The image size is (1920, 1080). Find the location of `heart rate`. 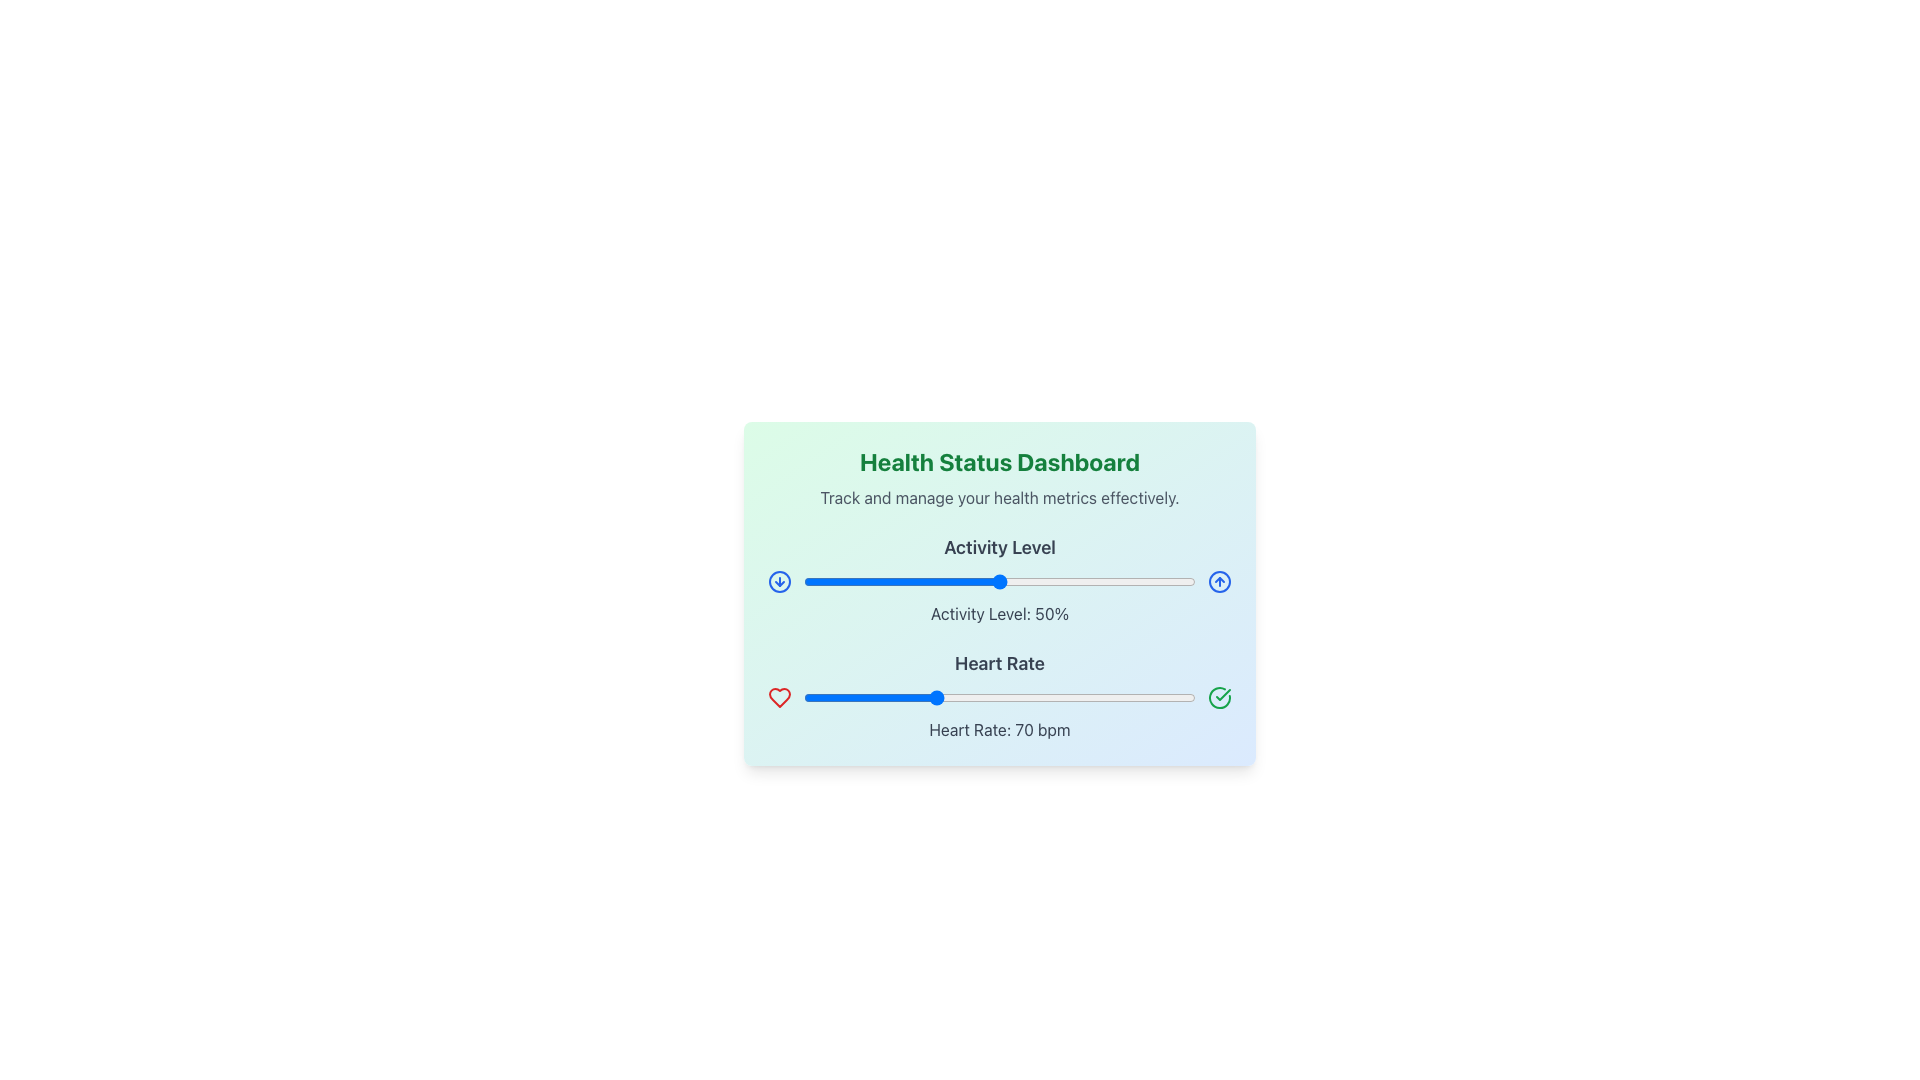

heart rate is located at coordinates (1110, 697).